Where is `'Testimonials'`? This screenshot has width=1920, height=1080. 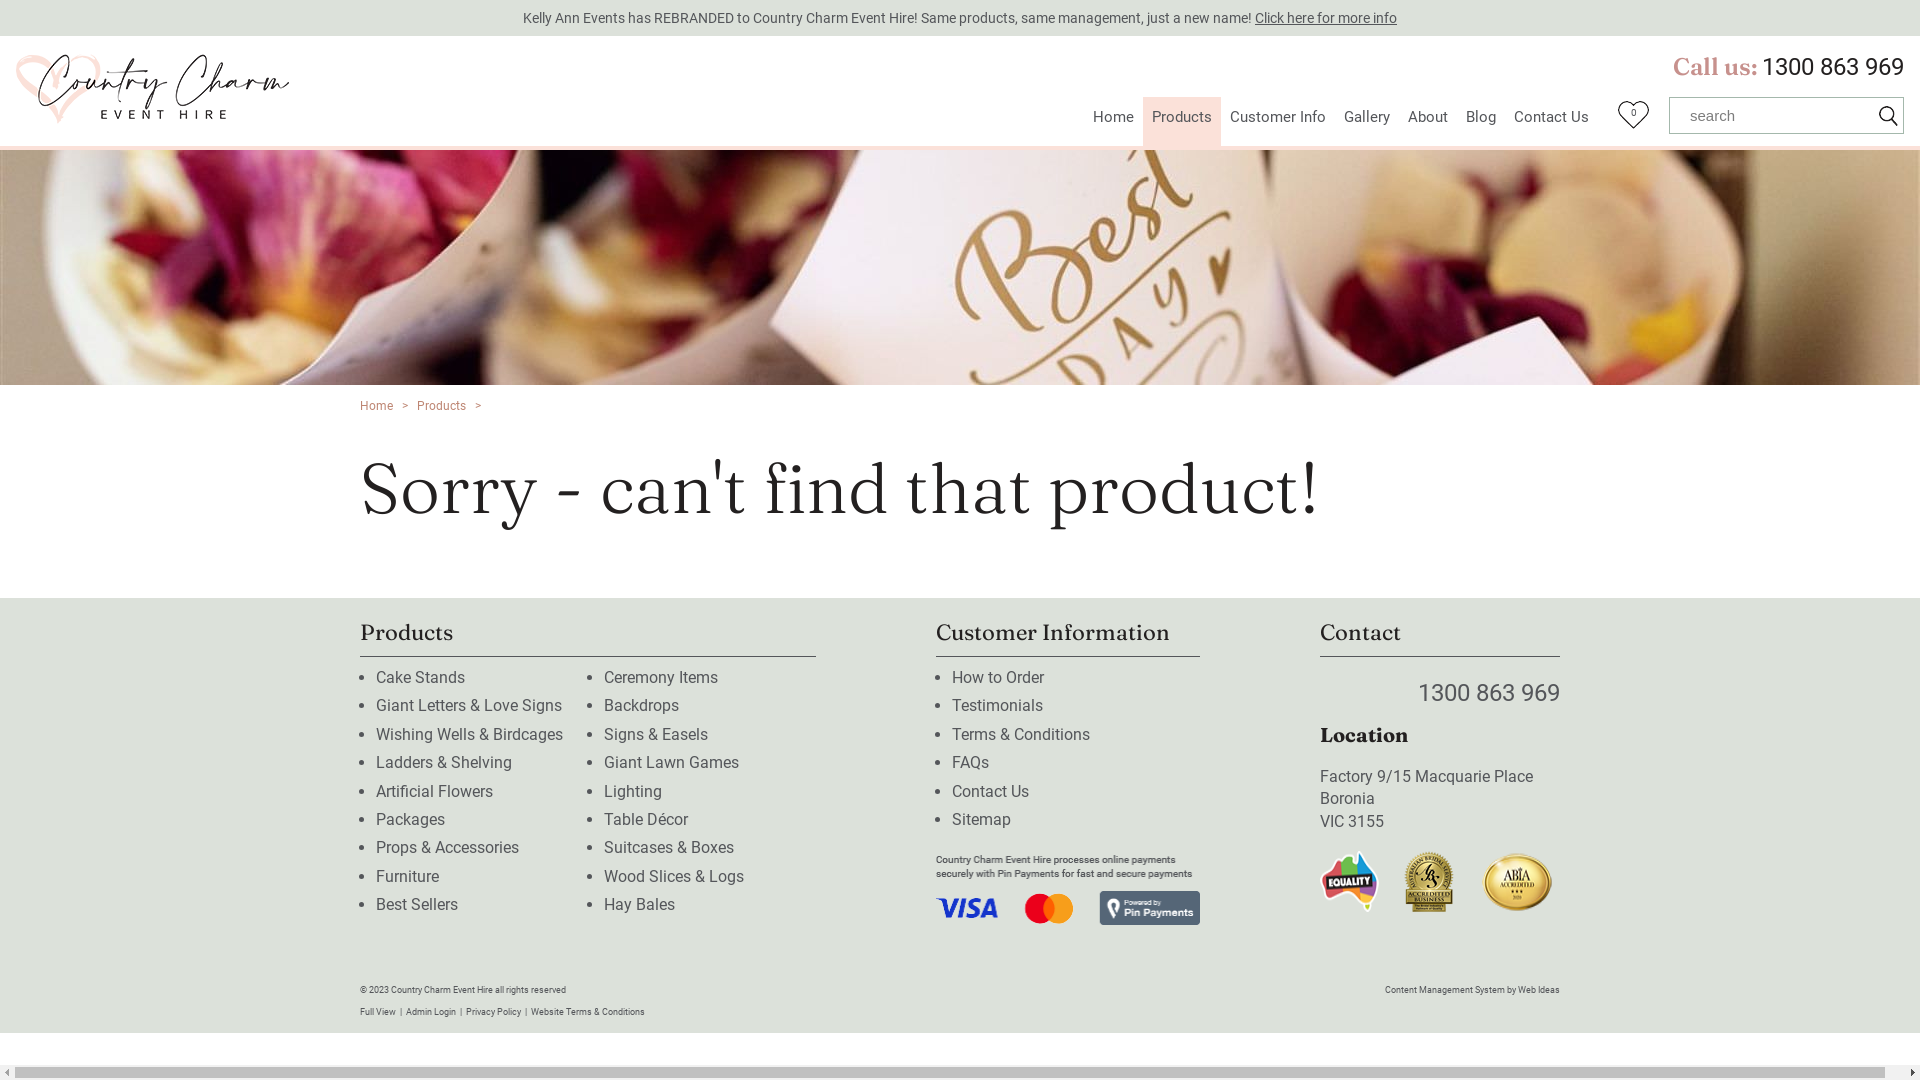 'Testimonials' is located at coordinates (950, 704).